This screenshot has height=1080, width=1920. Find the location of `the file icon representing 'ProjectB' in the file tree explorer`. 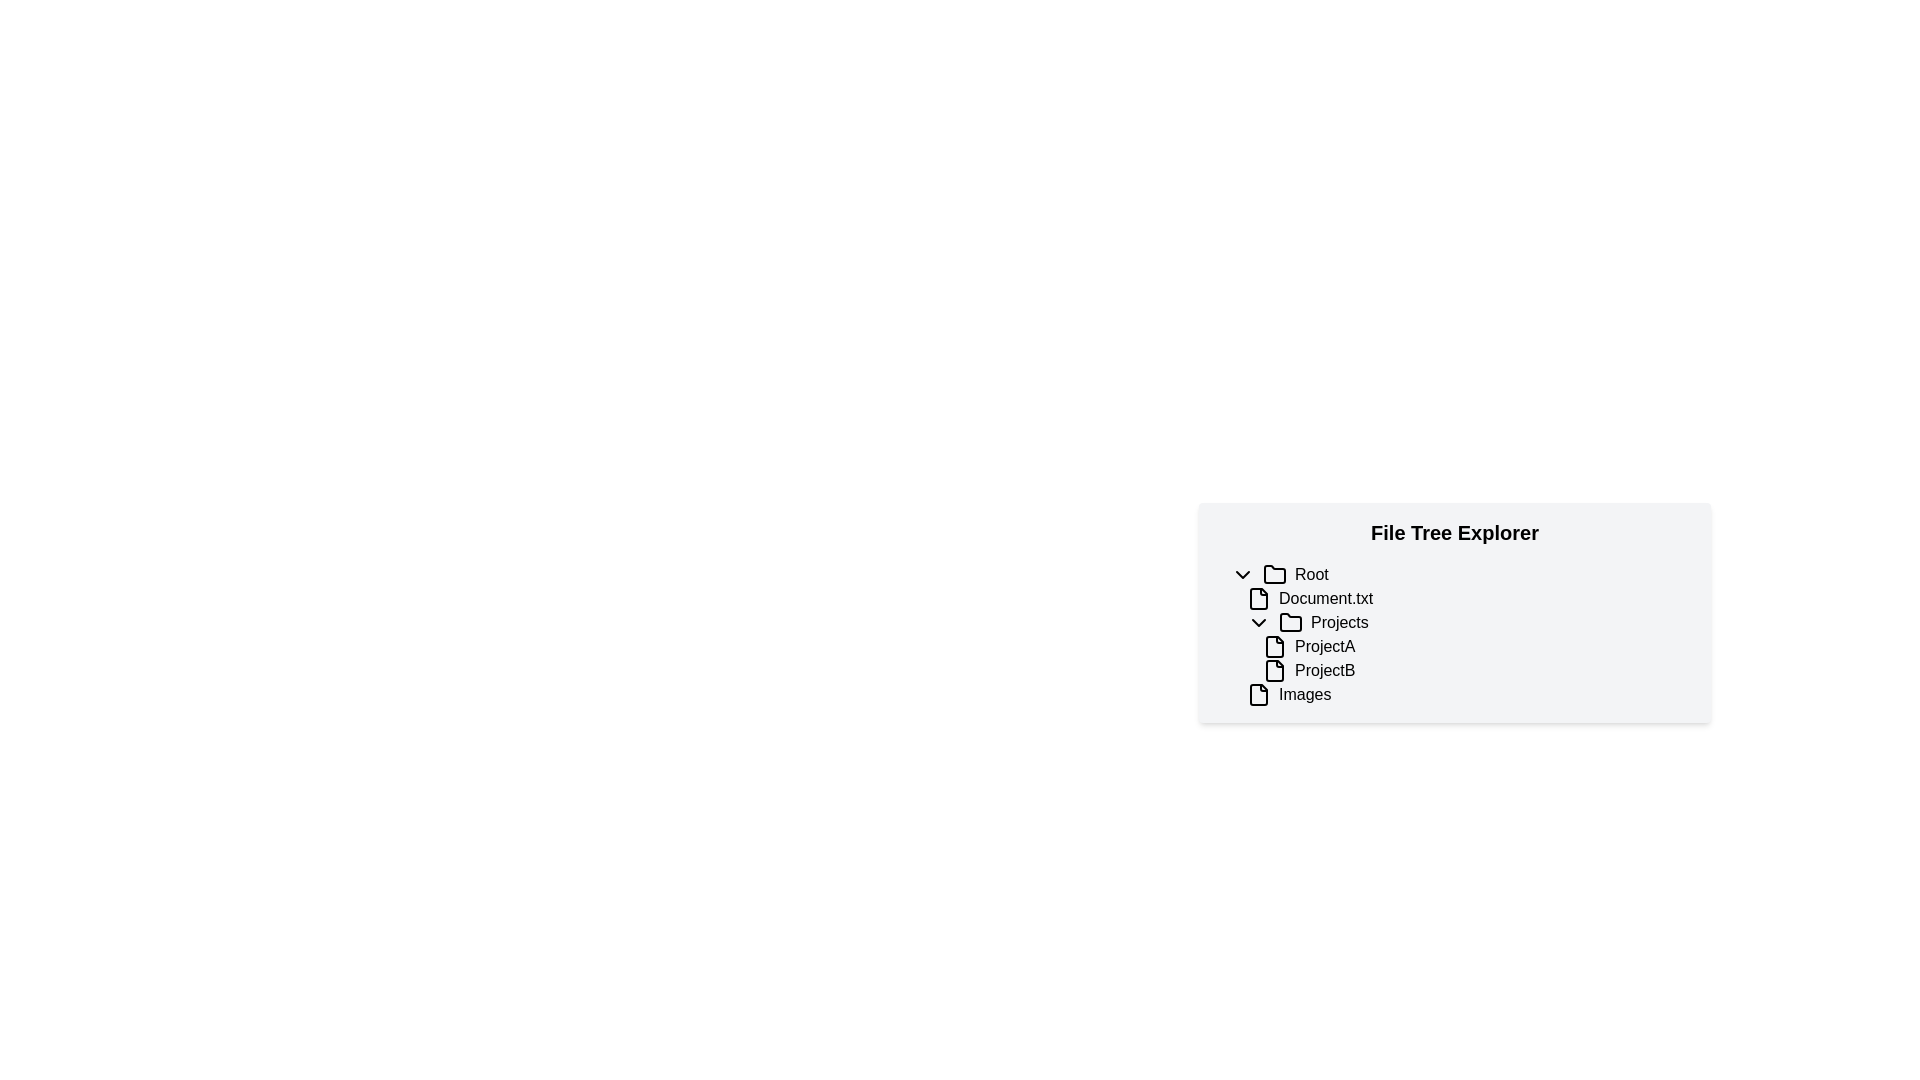

the file icon representing 'ProjectB' in the file tree explorer is located at coordinates (1274, 671).